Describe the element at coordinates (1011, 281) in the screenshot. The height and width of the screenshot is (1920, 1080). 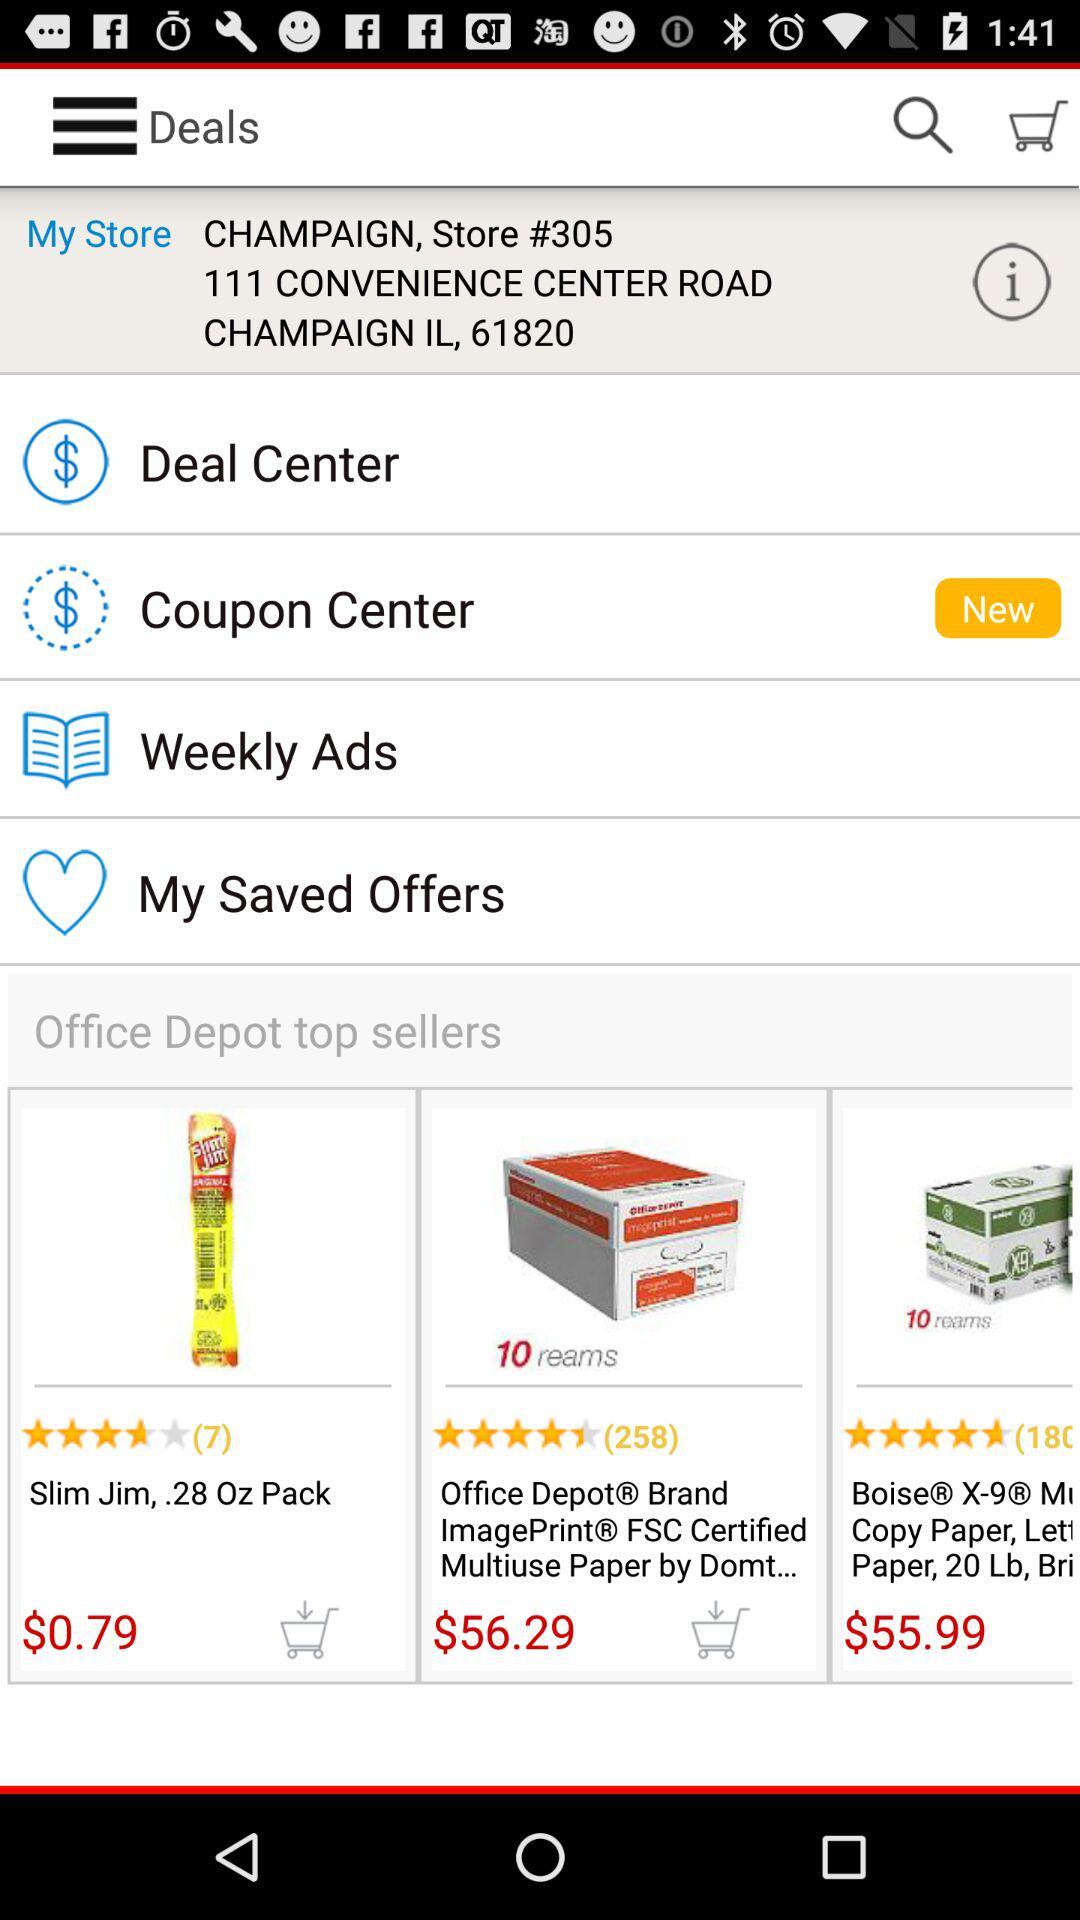
I see `more info option` at that location.